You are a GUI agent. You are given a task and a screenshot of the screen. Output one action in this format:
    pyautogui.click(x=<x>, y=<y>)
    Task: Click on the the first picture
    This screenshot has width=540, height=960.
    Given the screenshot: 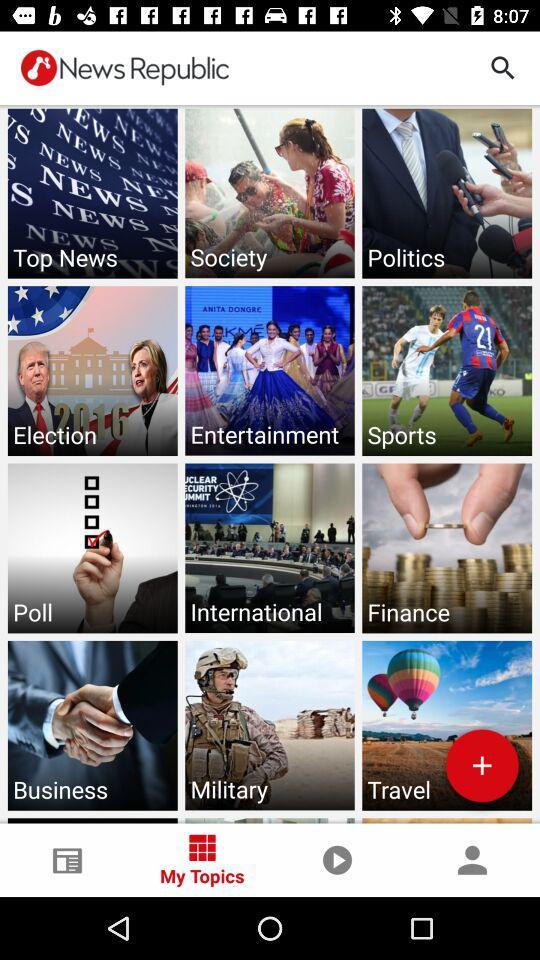 What is the action you would take?
    pyautogui.click(x=91, y=194)
    